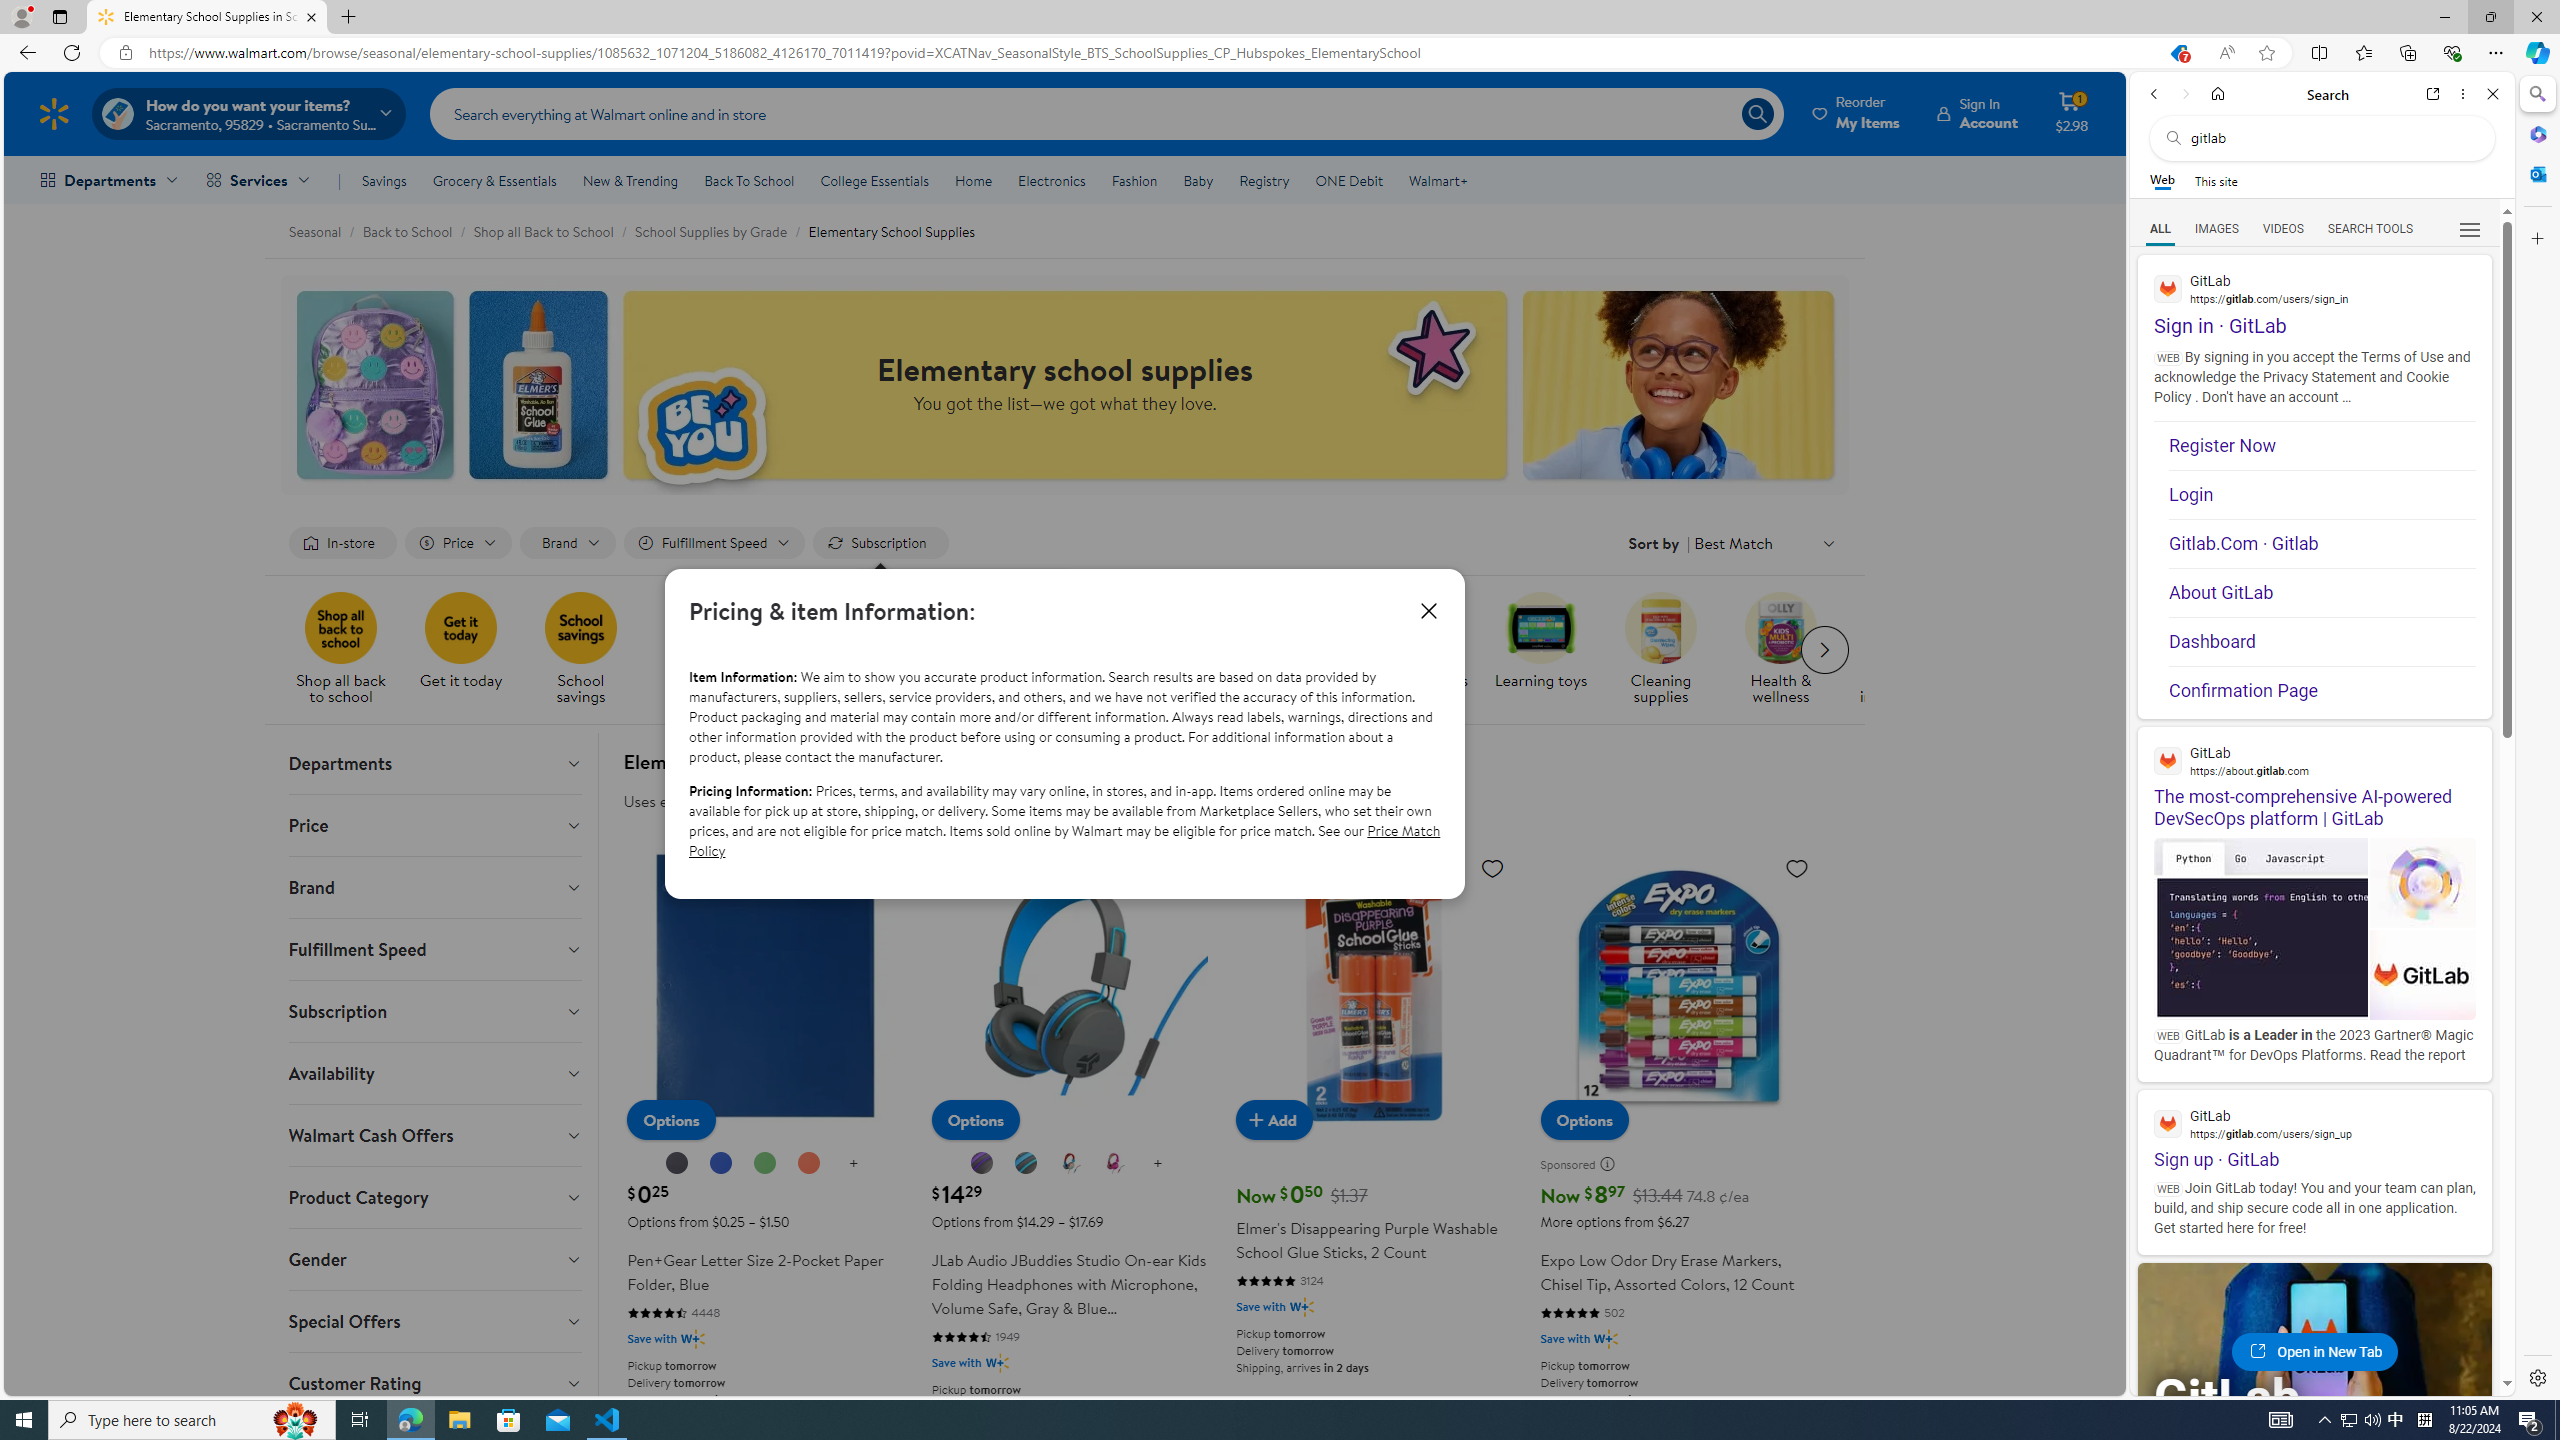 This screenshot has height=1440, width=2560. Describe the element at coordinates (2160, 229) in the screenshot. I see `'ALL  '` at that location.